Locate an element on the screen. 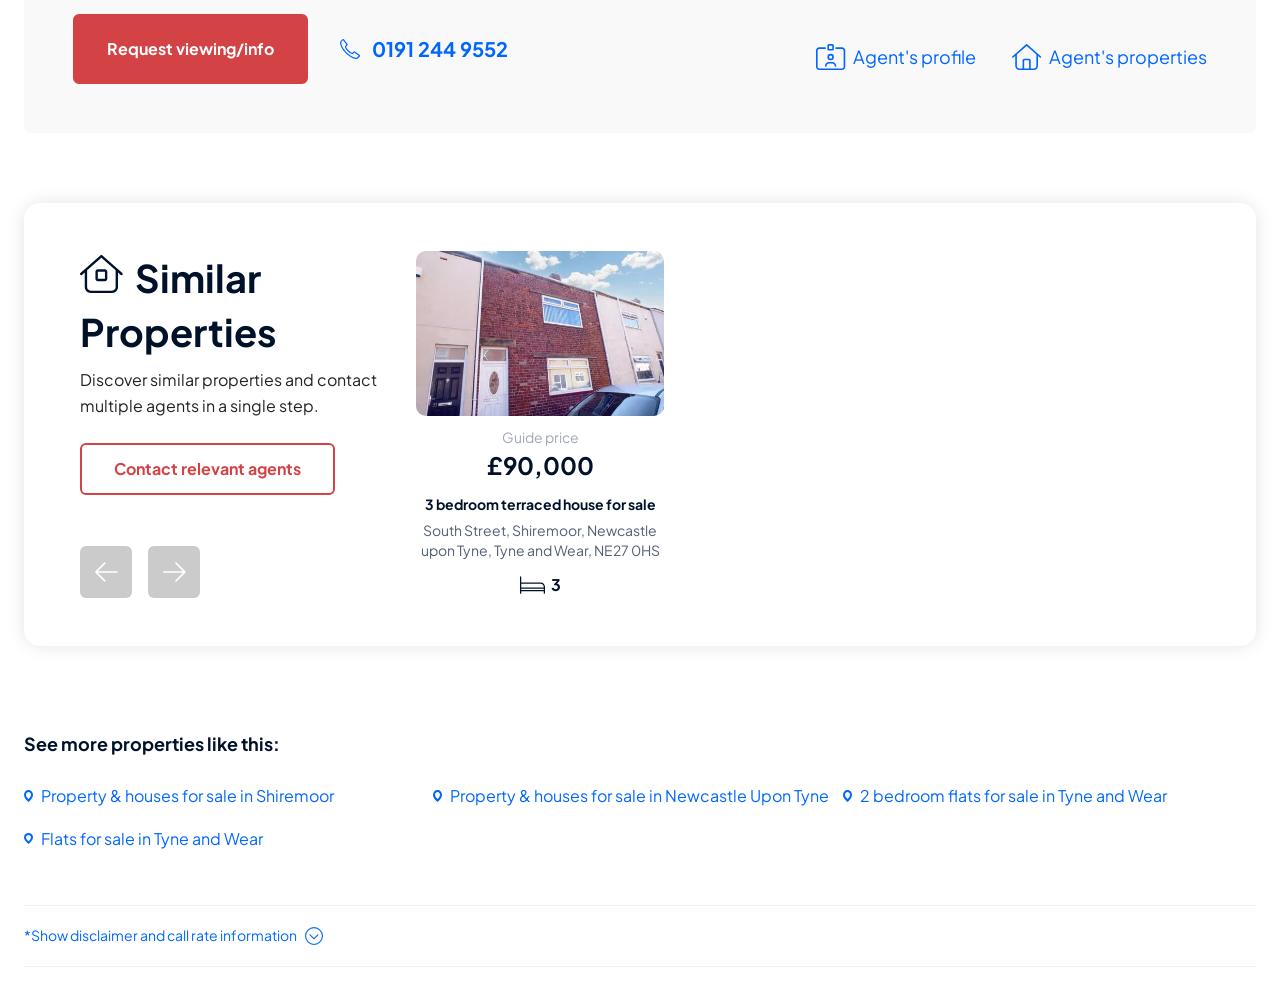 This screenshot has height=996, width=1280. 'Guide price' is located at coordinates (500, 437).